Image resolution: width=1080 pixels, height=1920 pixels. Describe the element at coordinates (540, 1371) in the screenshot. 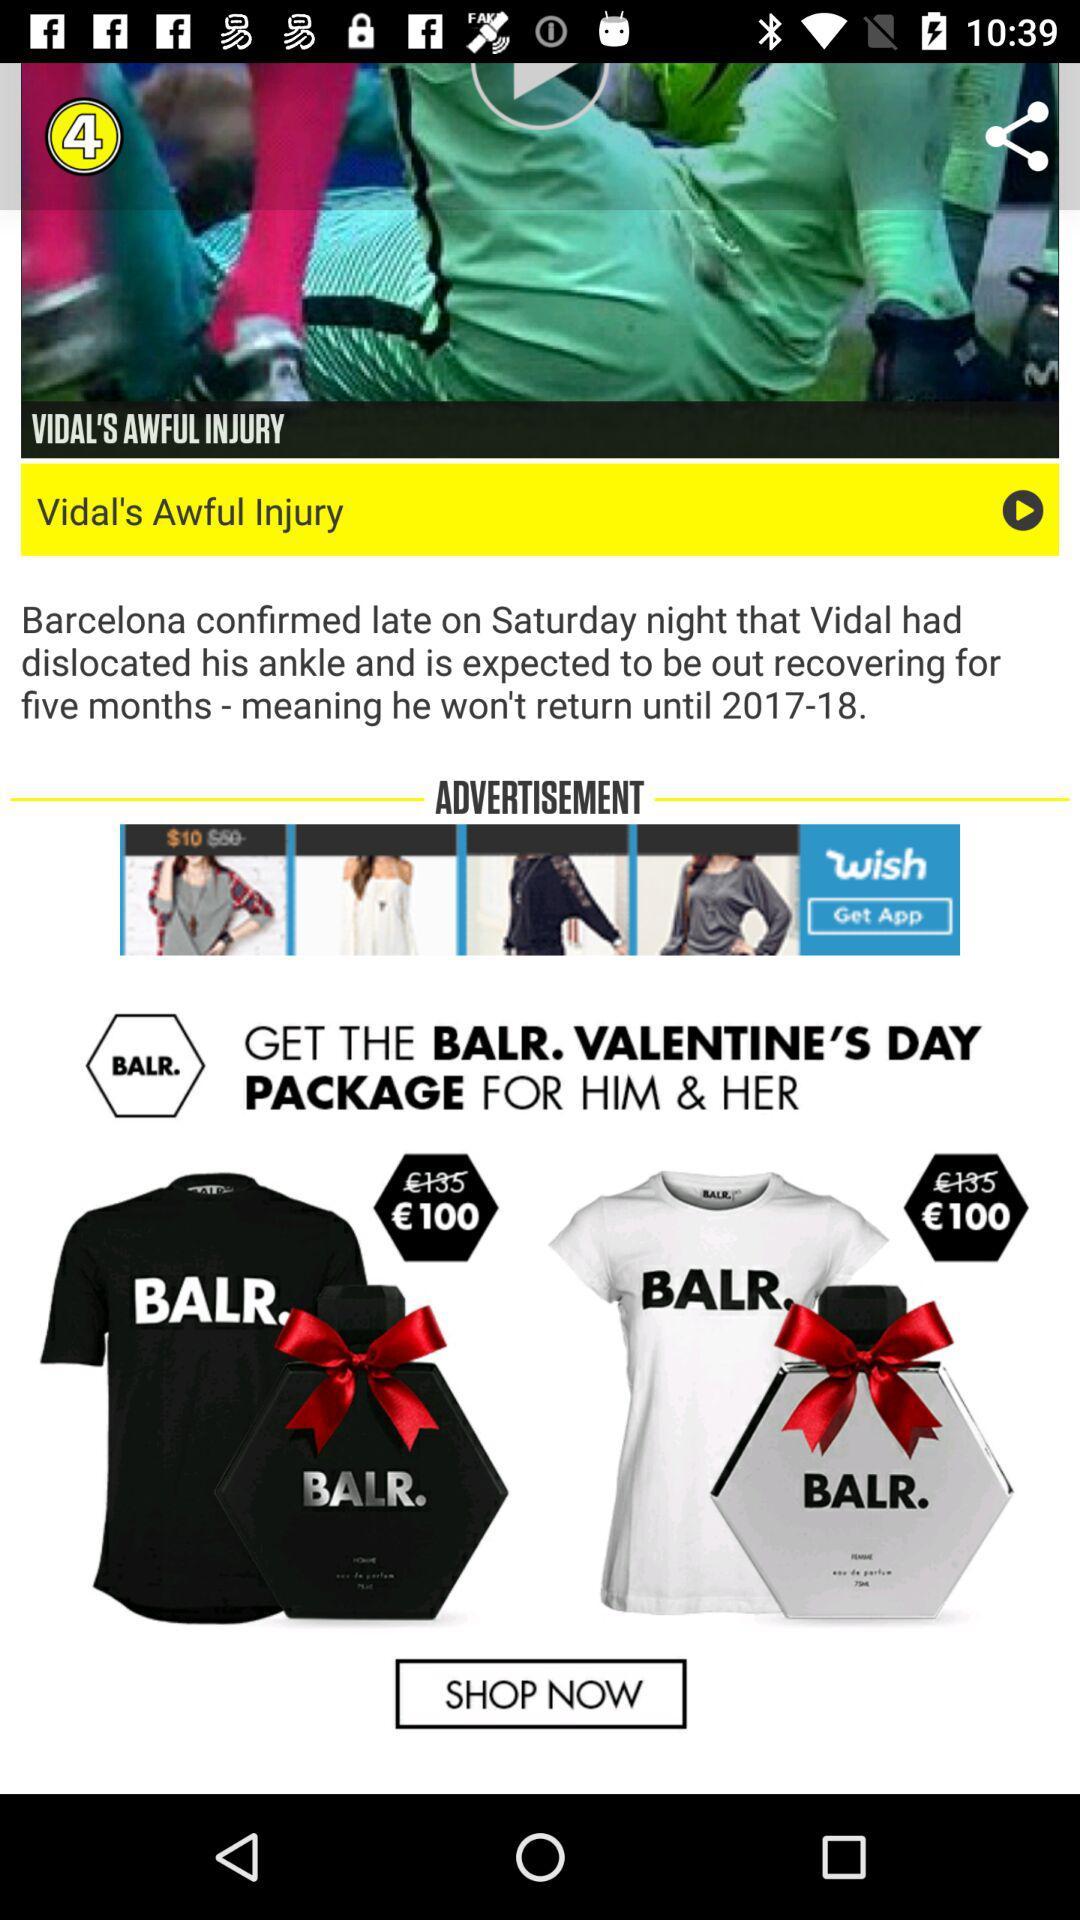

I see `advertisement` at that location.